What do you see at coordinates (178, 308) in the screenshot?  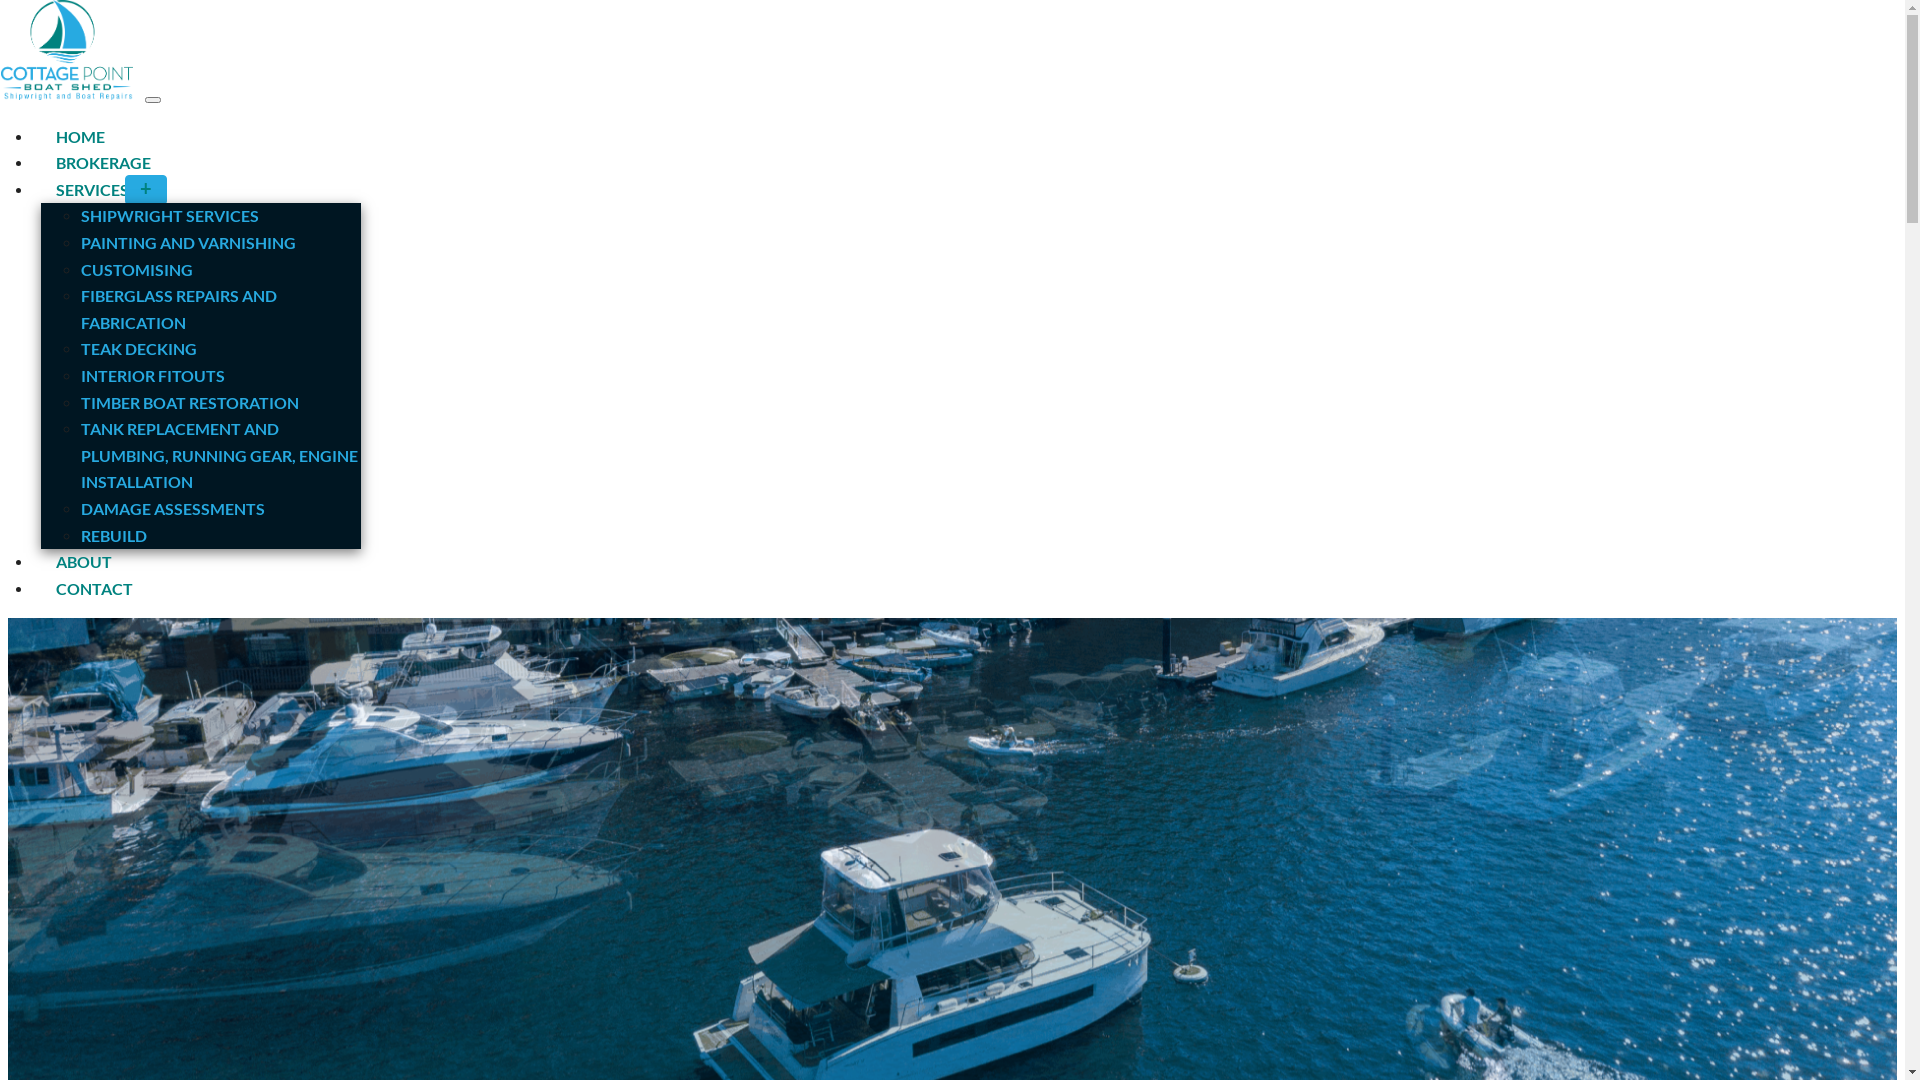 I see `'FIBERGLASS REPAIRS AND FABRICATION'` at bounding box center [178, 308].